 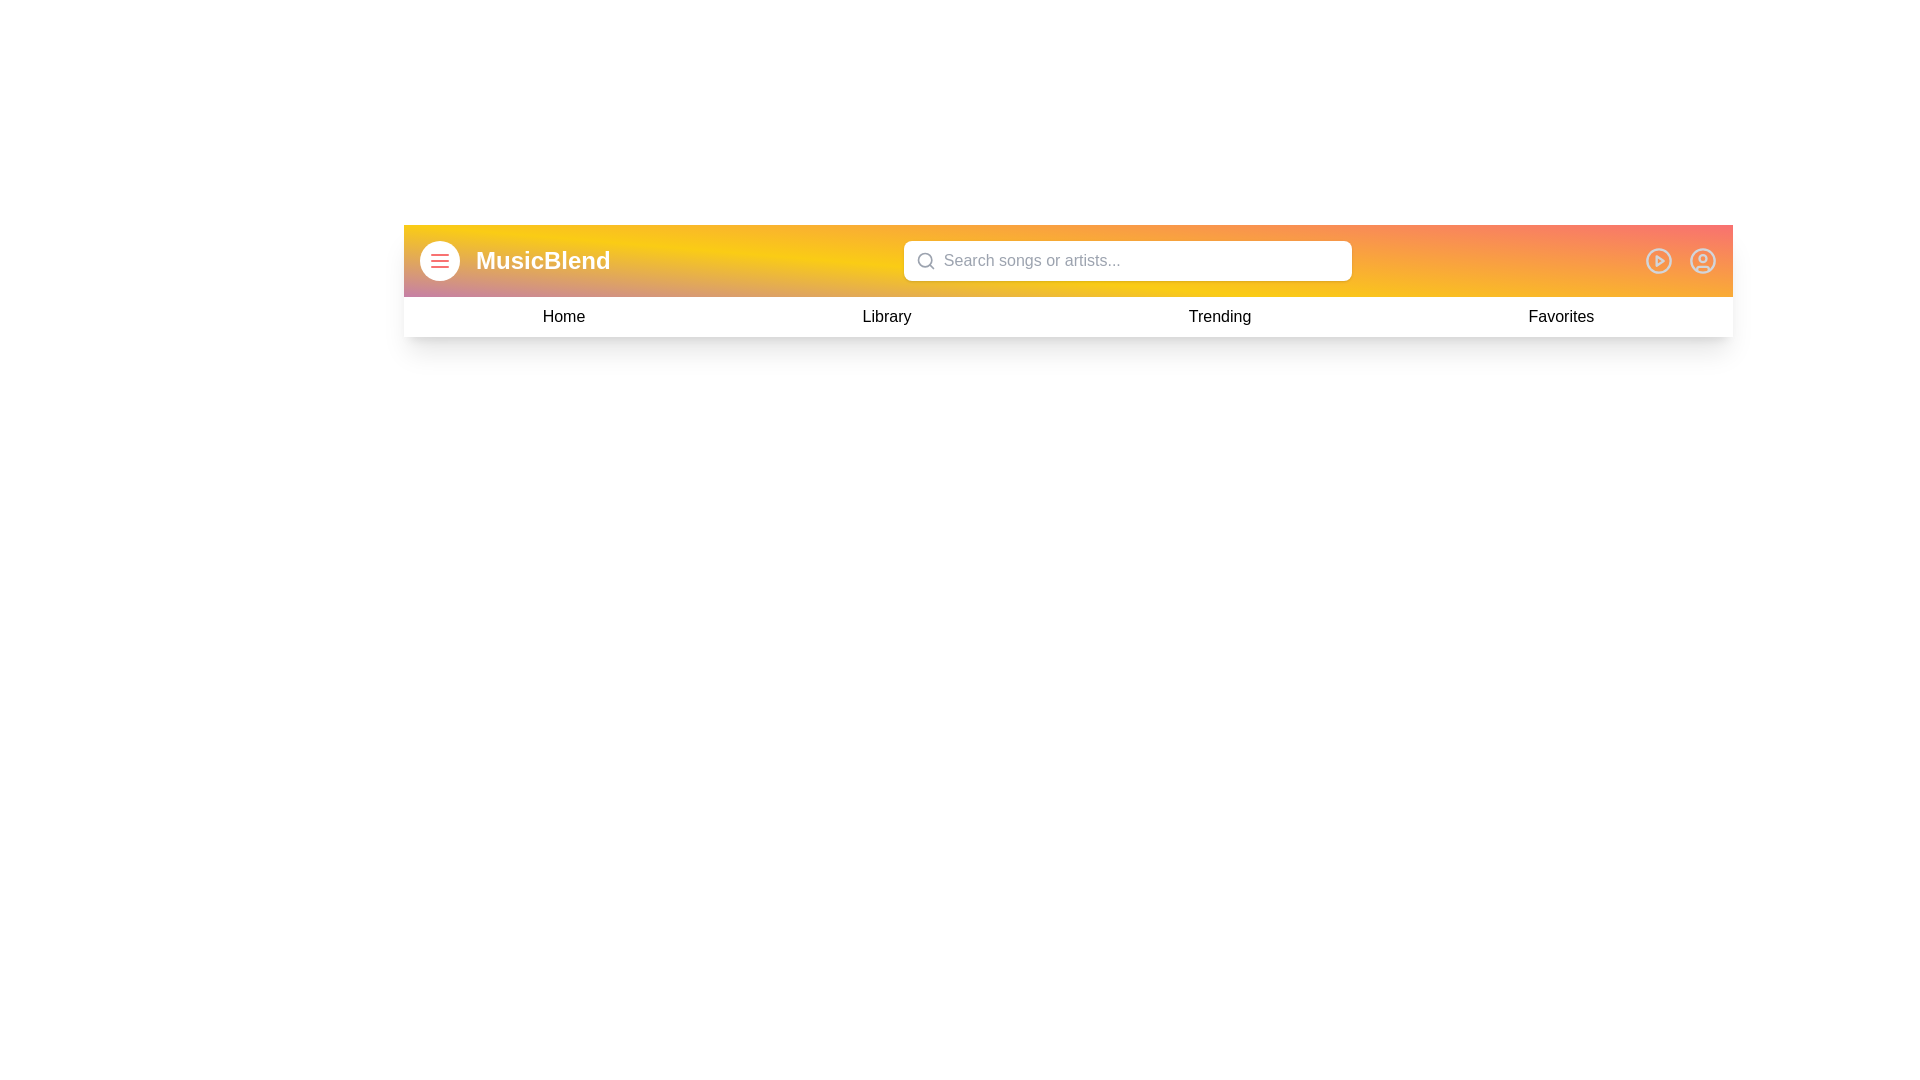 I want to click on the menu toggle button to toggle the menu visibility, so click(x=439, y=260).